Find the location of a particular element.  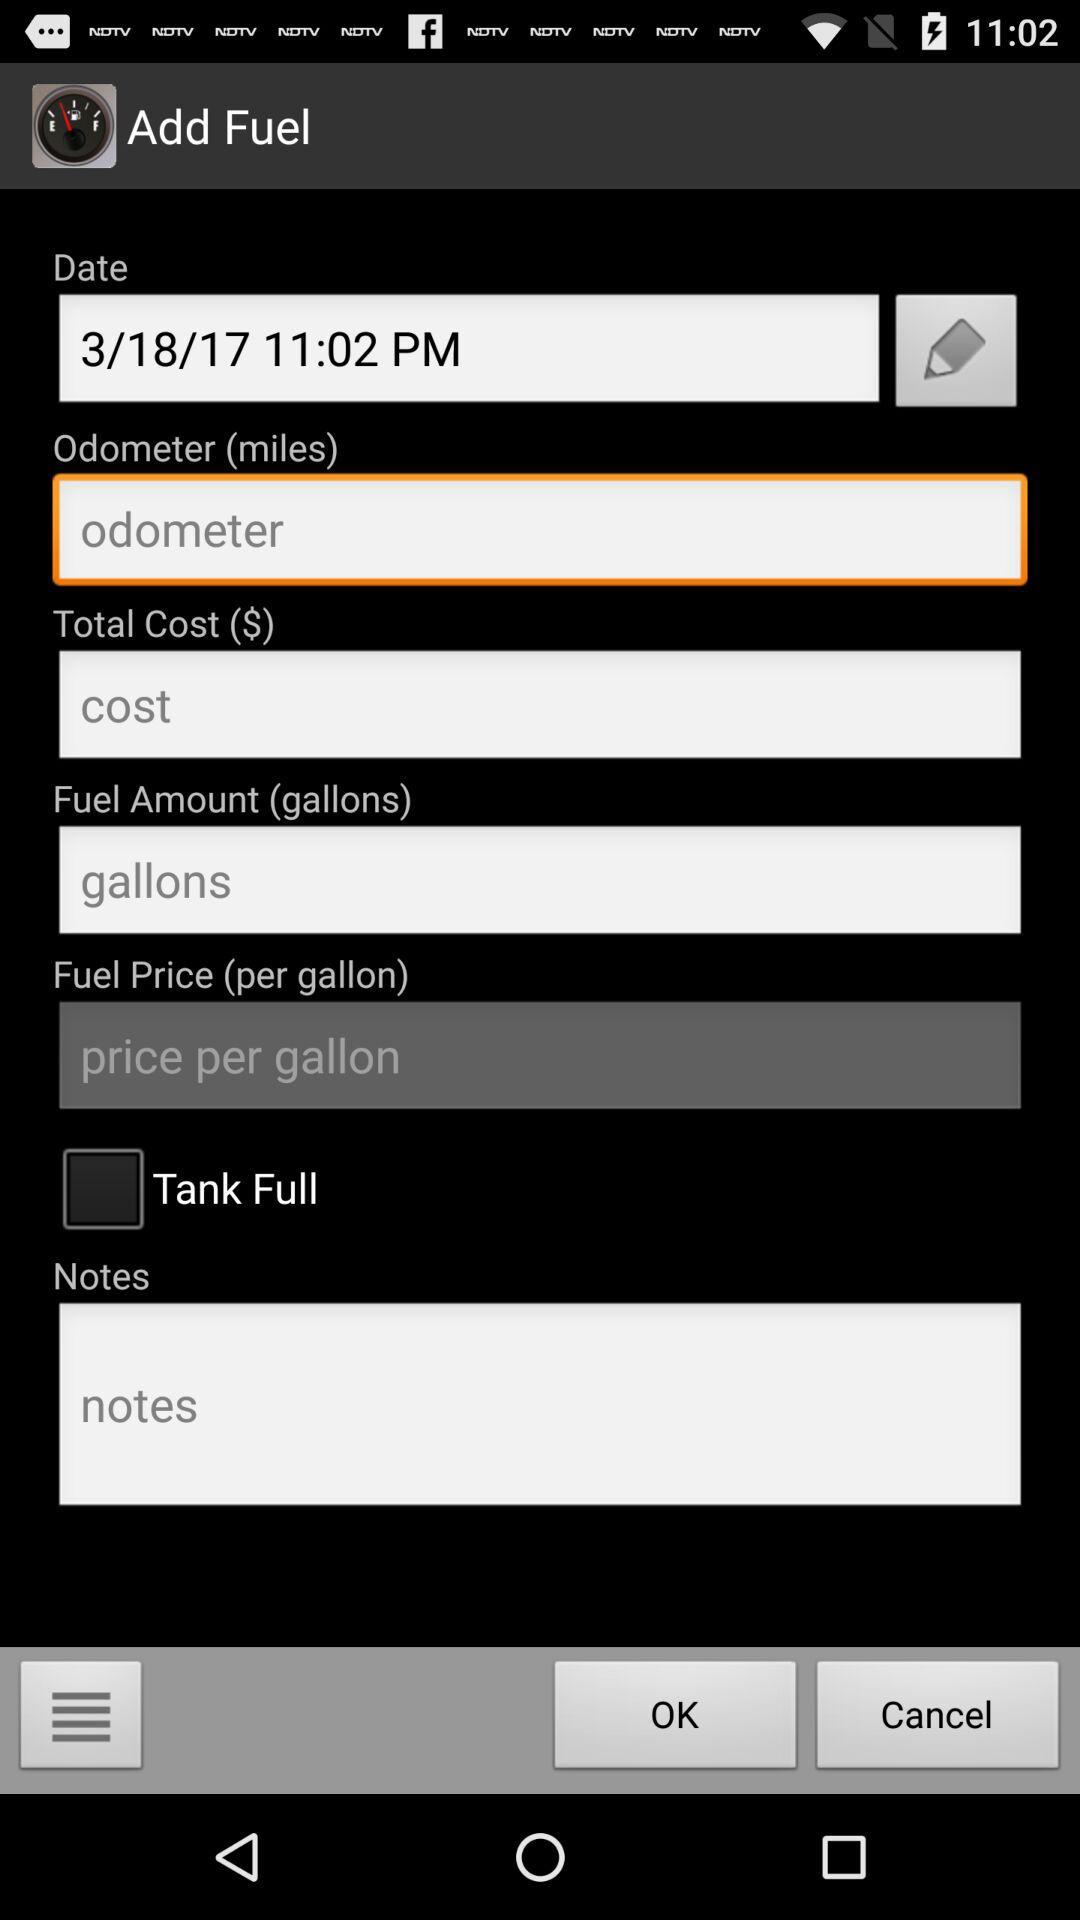

ok button left to cancel button is located at coordinates (675, 1720).